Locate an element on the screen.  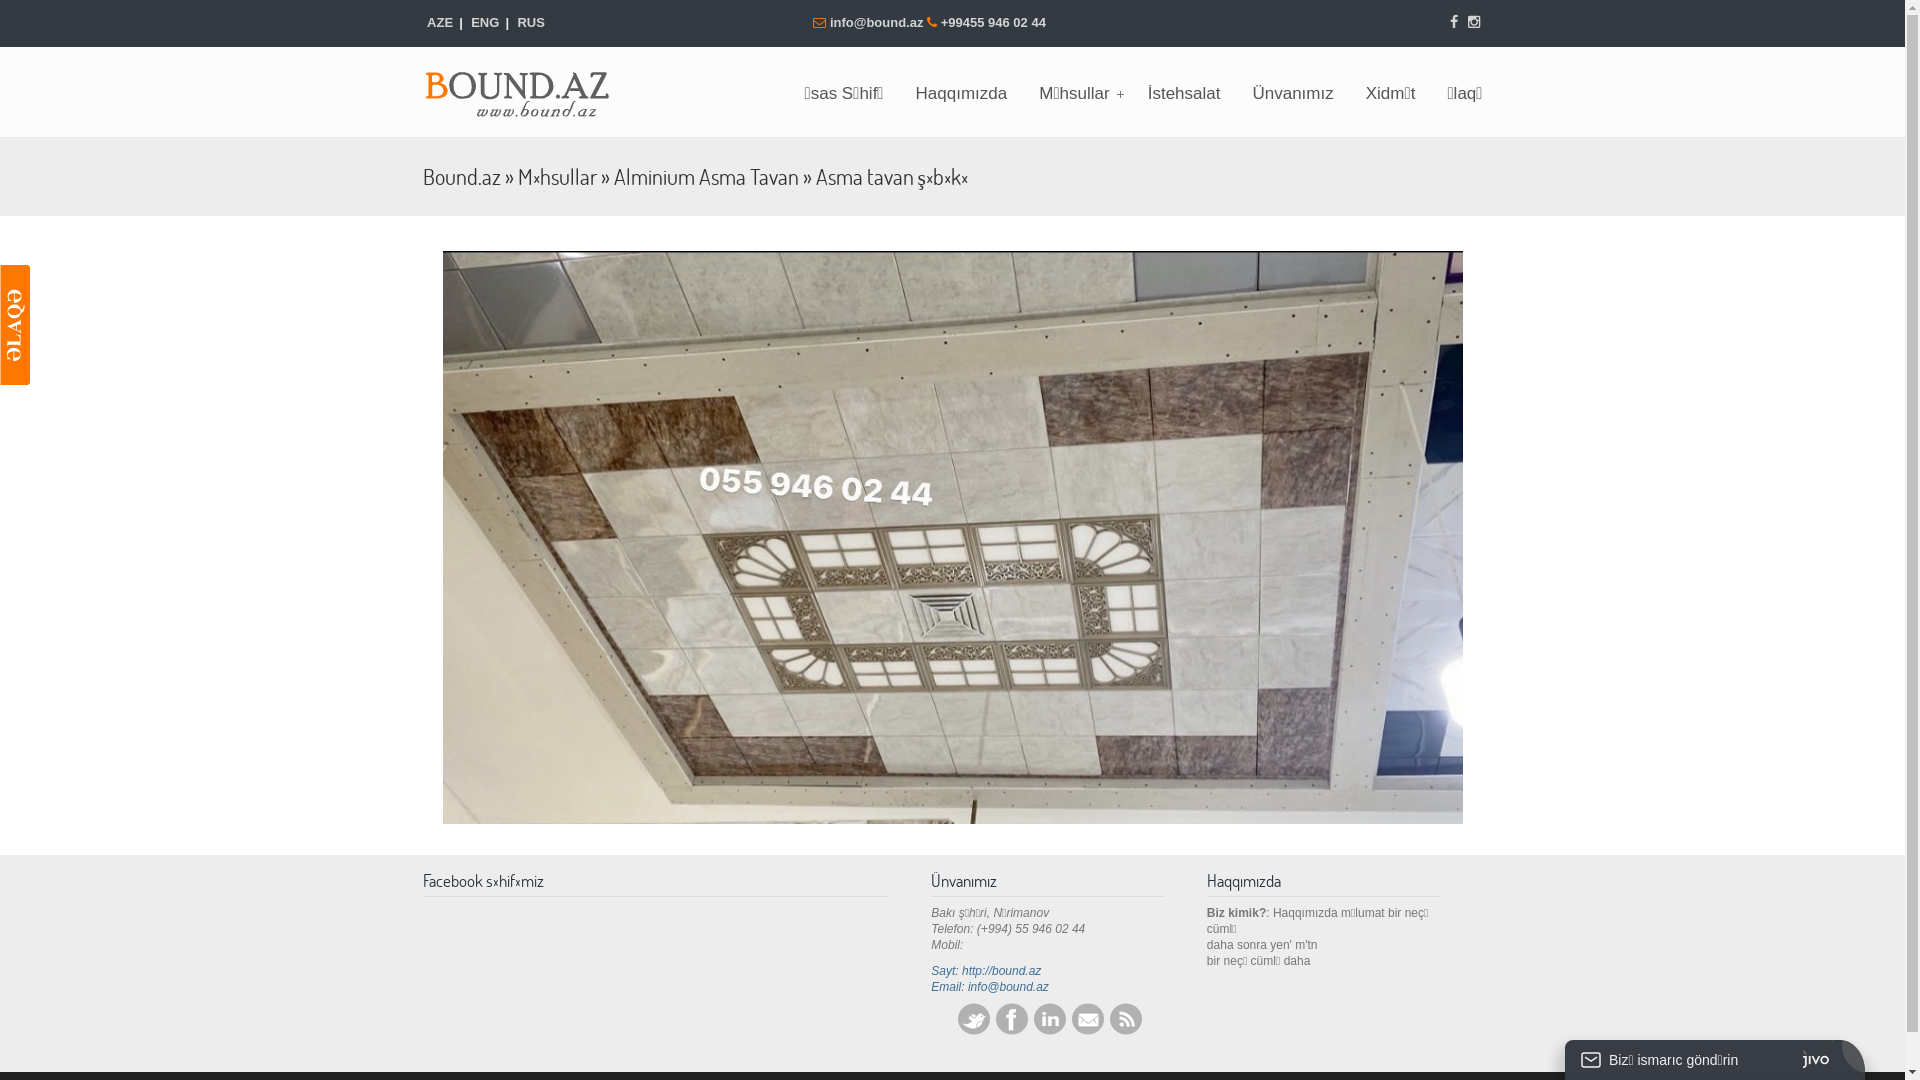
'E-mail' is located at coordinates (1087, 1030).